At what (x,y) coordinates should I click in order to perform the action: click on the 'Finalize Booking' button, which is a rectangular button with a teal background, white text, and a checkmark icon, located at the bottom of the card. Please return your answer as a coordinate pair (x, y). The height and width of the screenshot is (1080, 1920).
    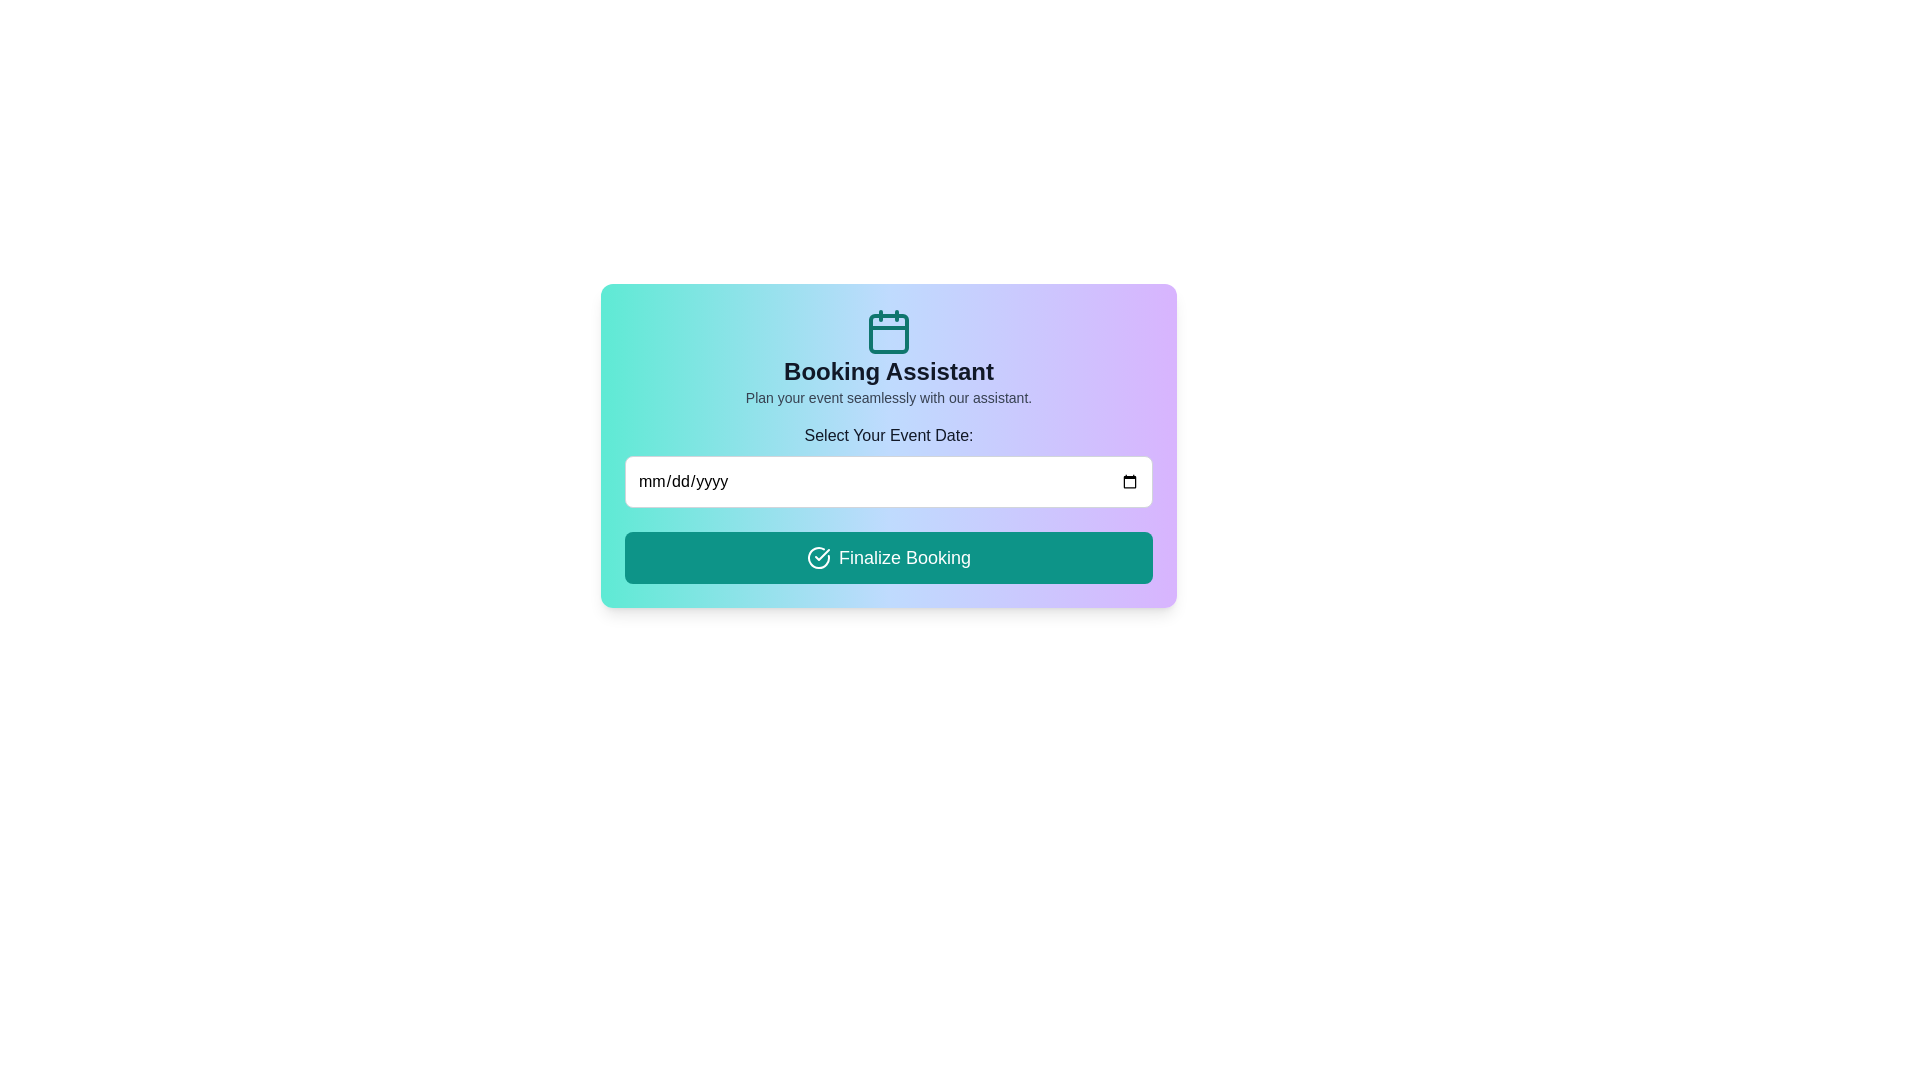
    Looking at the image, I should click on (887, 558).